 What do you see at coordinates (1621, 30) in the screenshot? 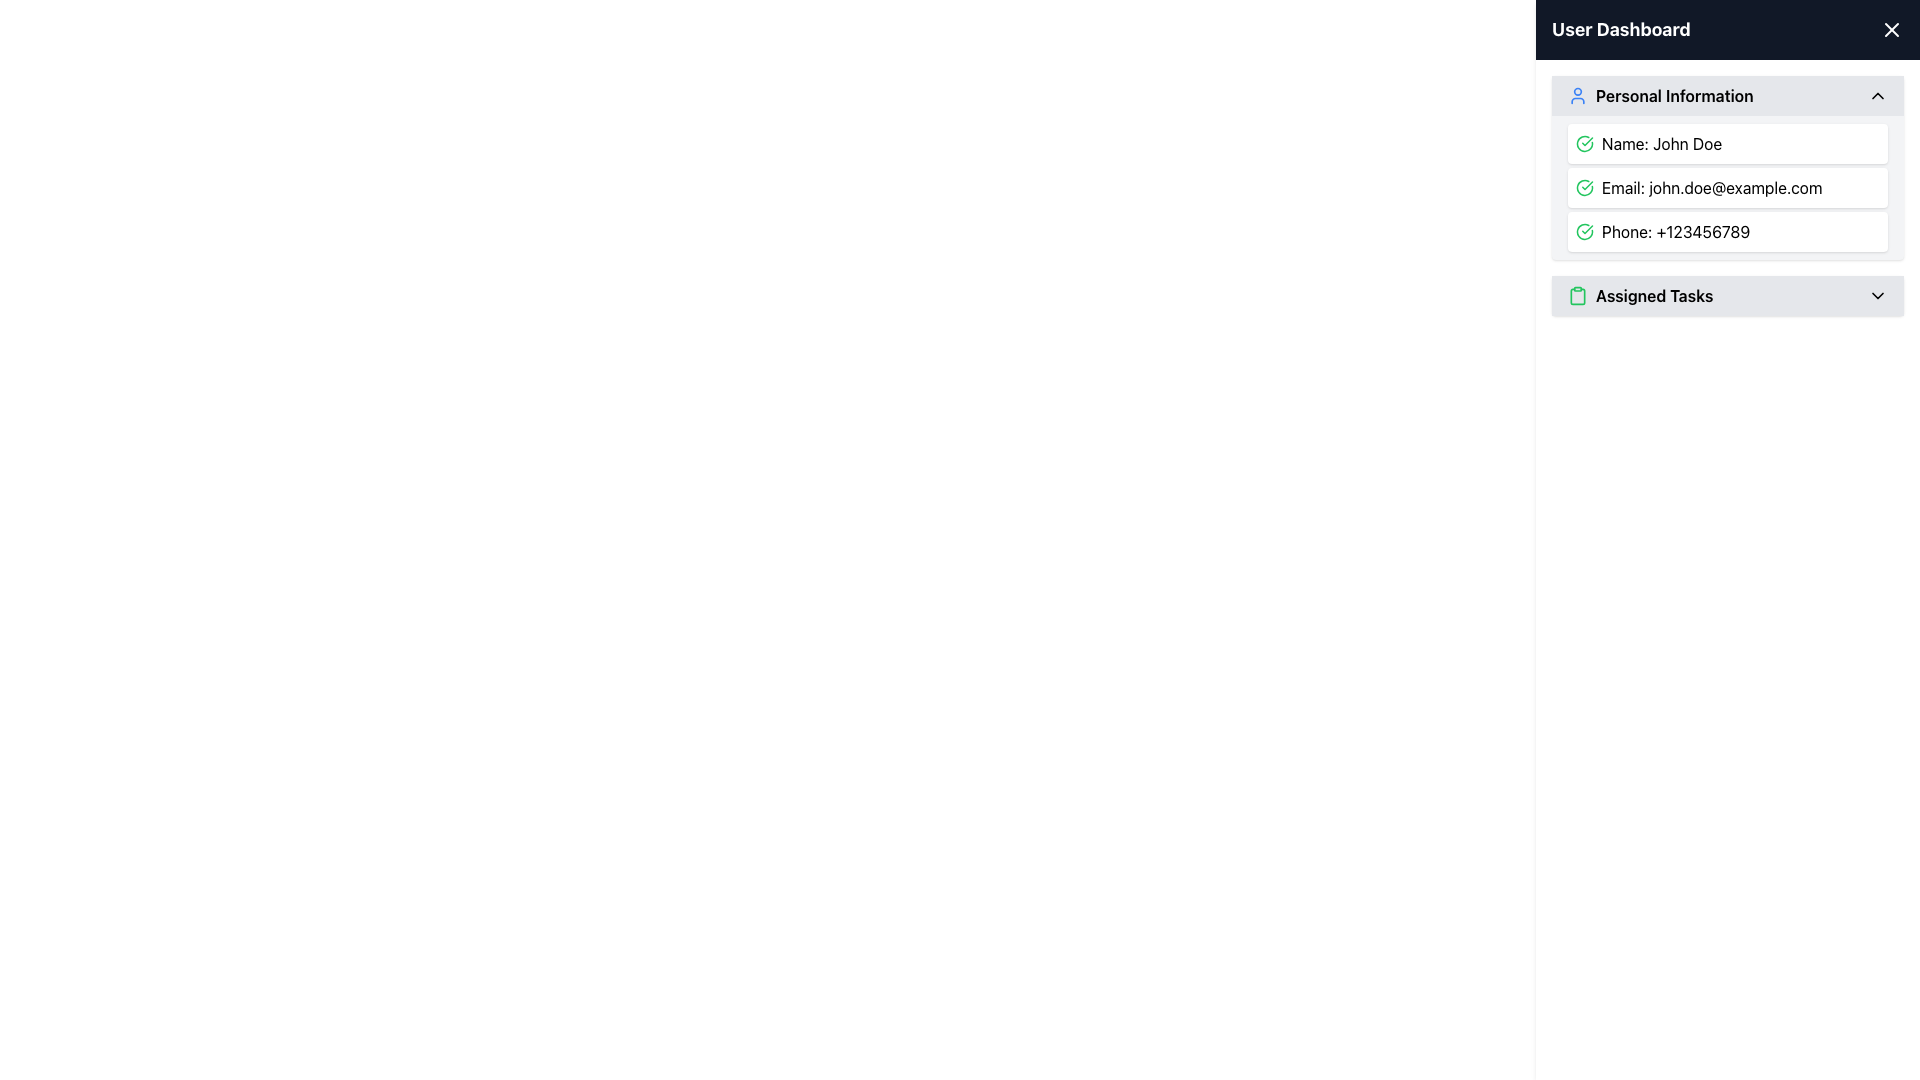
I see `the 'User Dashboard' text label, which is a bold, large white font on a dark blue background, located at the top of the sidebar` at bounding box center [1621, 30].